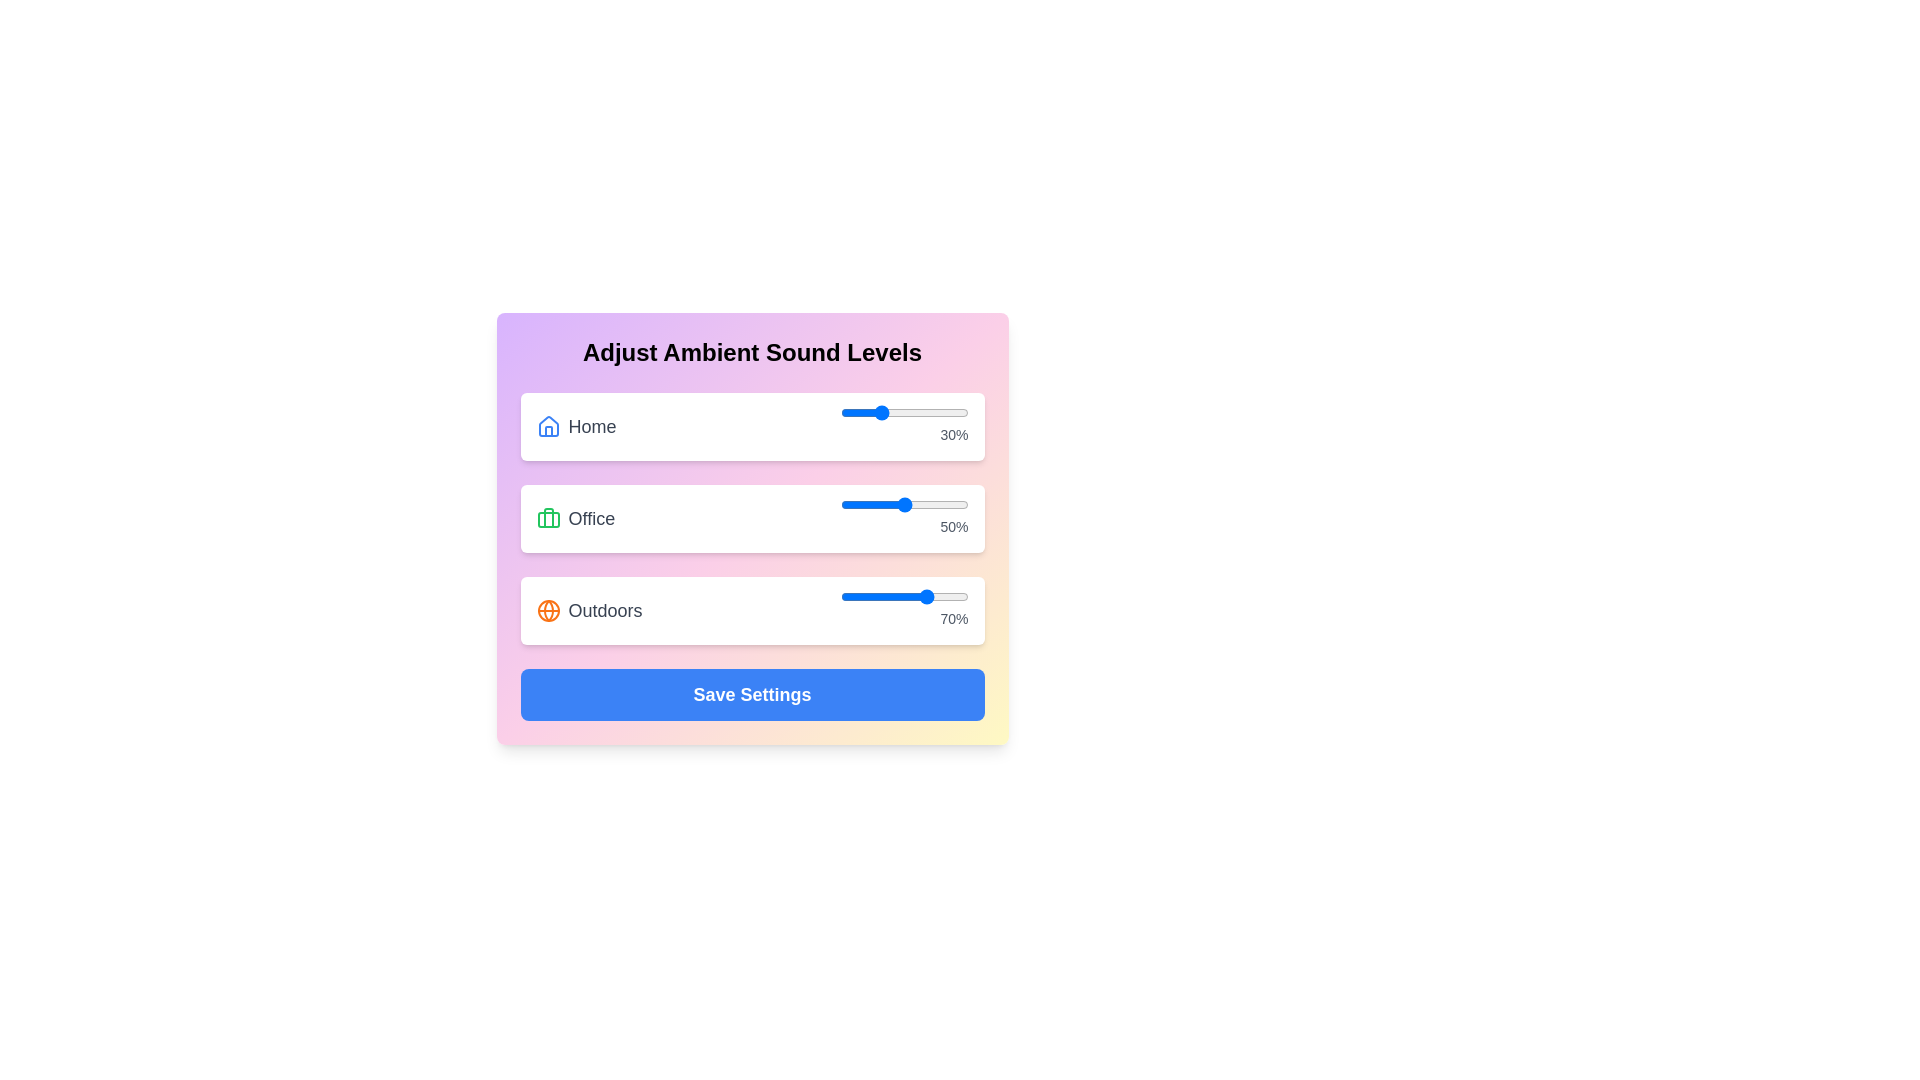 The width and height of the screenshot is (1920, 1080). What do you see at coordinates (846, 504) in the screenshot?
I see `the 'Office' sound level slider to 5%` at bounding box center [846, 504].